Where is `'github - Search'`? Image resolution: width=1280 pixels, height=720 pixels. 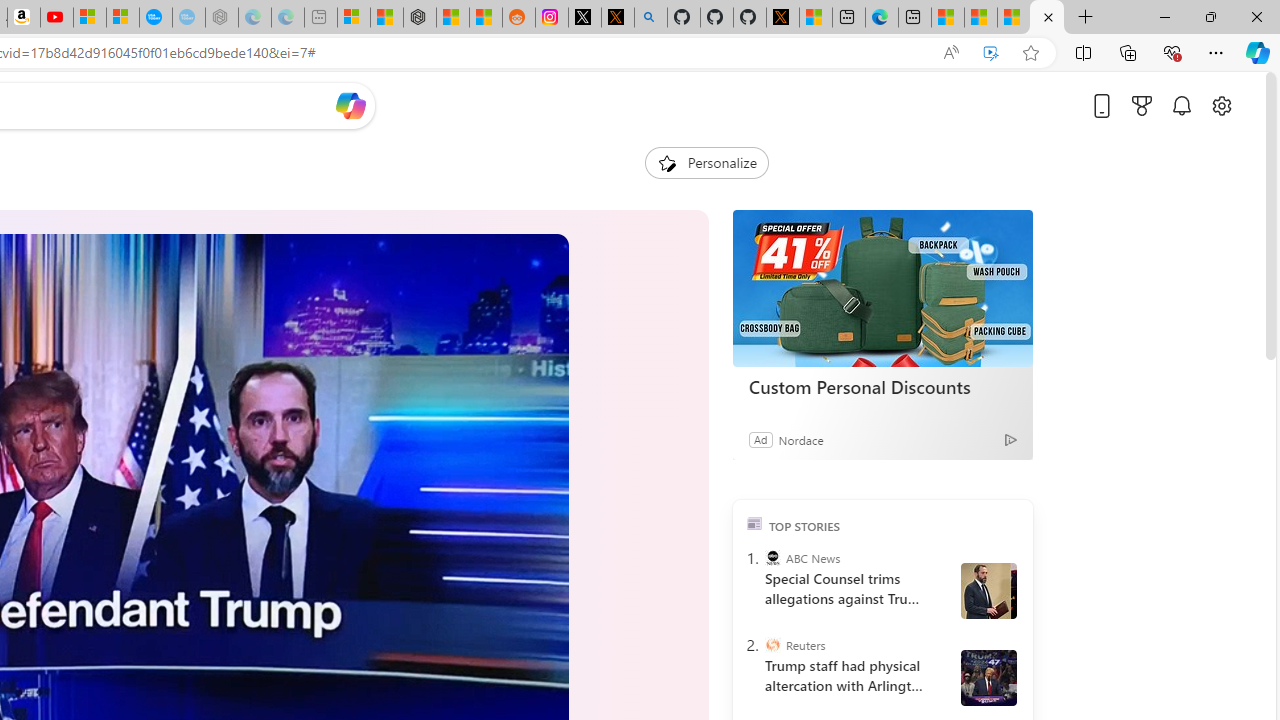
'github - Search' is located at coordinates (650, 17).